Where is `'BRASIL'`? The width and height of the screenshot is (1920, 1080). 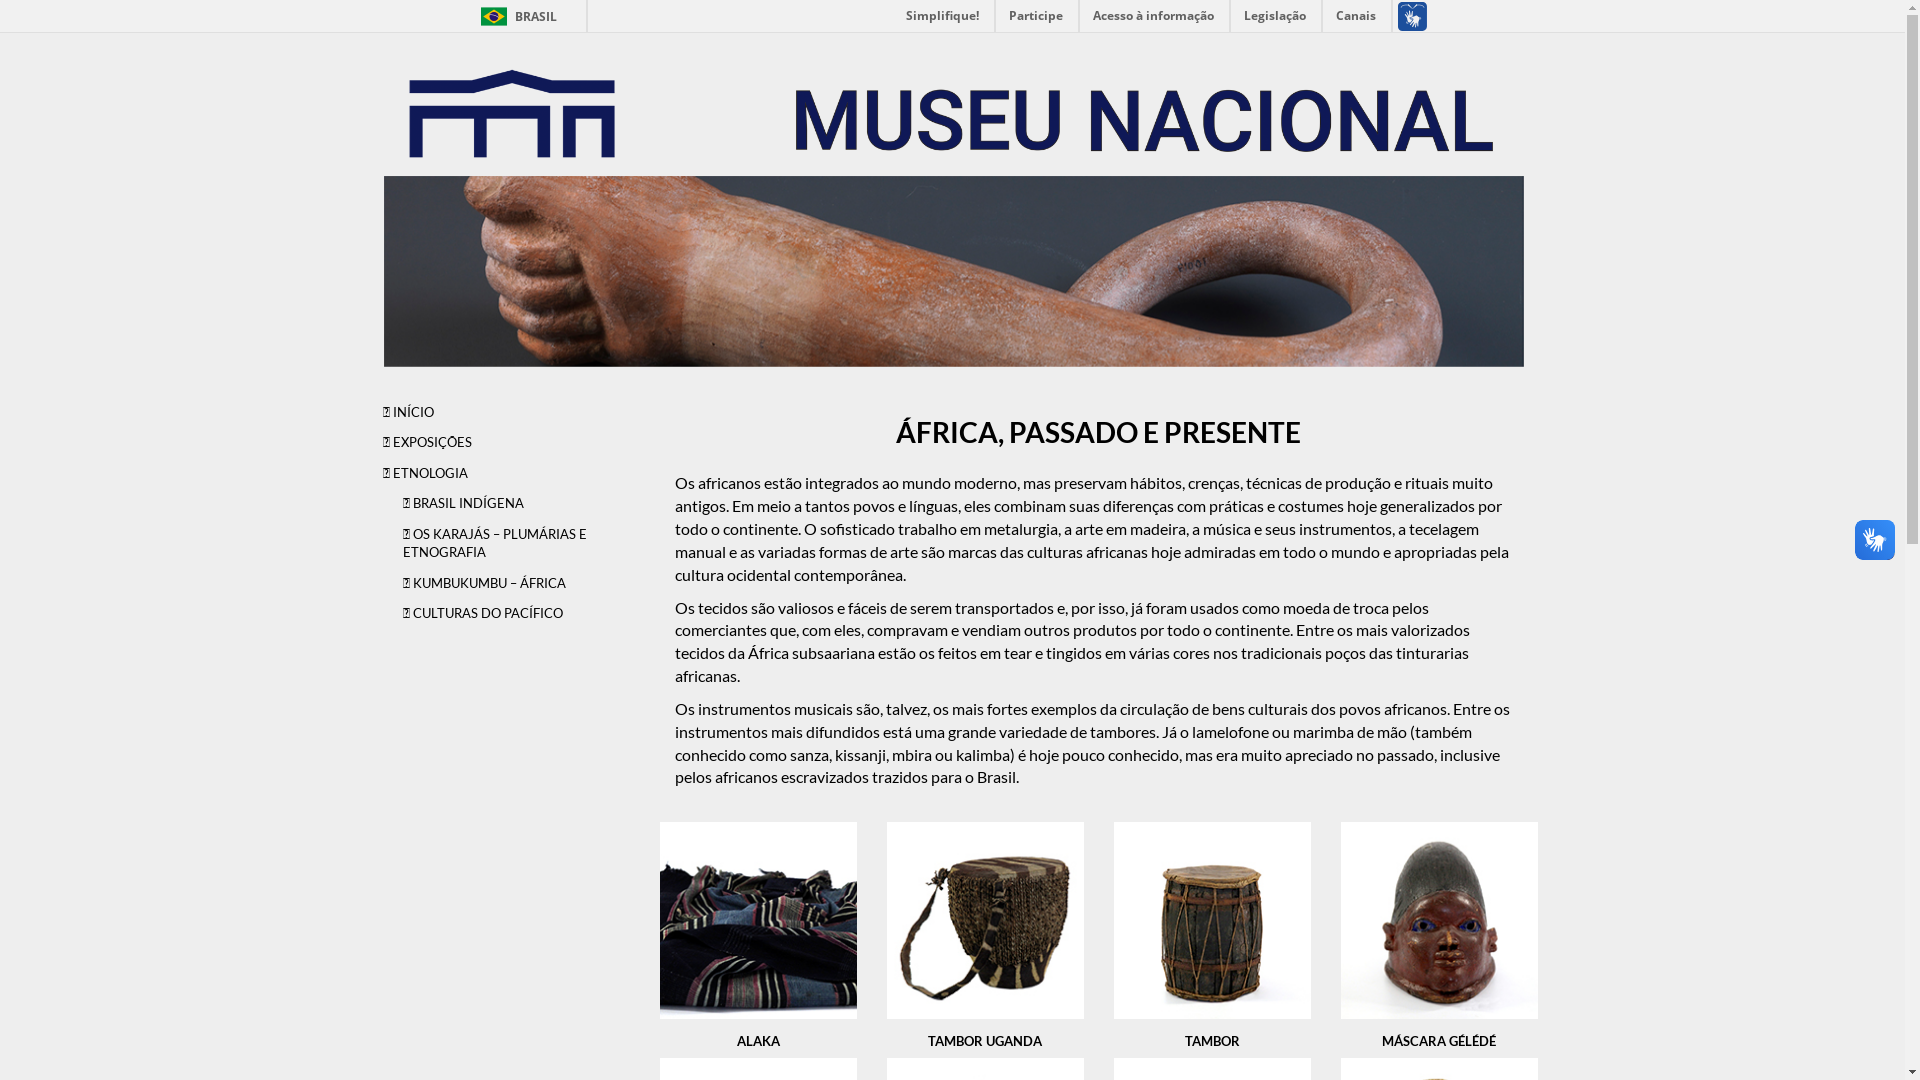
'BRASIL' is located at coordinates (493, 16).